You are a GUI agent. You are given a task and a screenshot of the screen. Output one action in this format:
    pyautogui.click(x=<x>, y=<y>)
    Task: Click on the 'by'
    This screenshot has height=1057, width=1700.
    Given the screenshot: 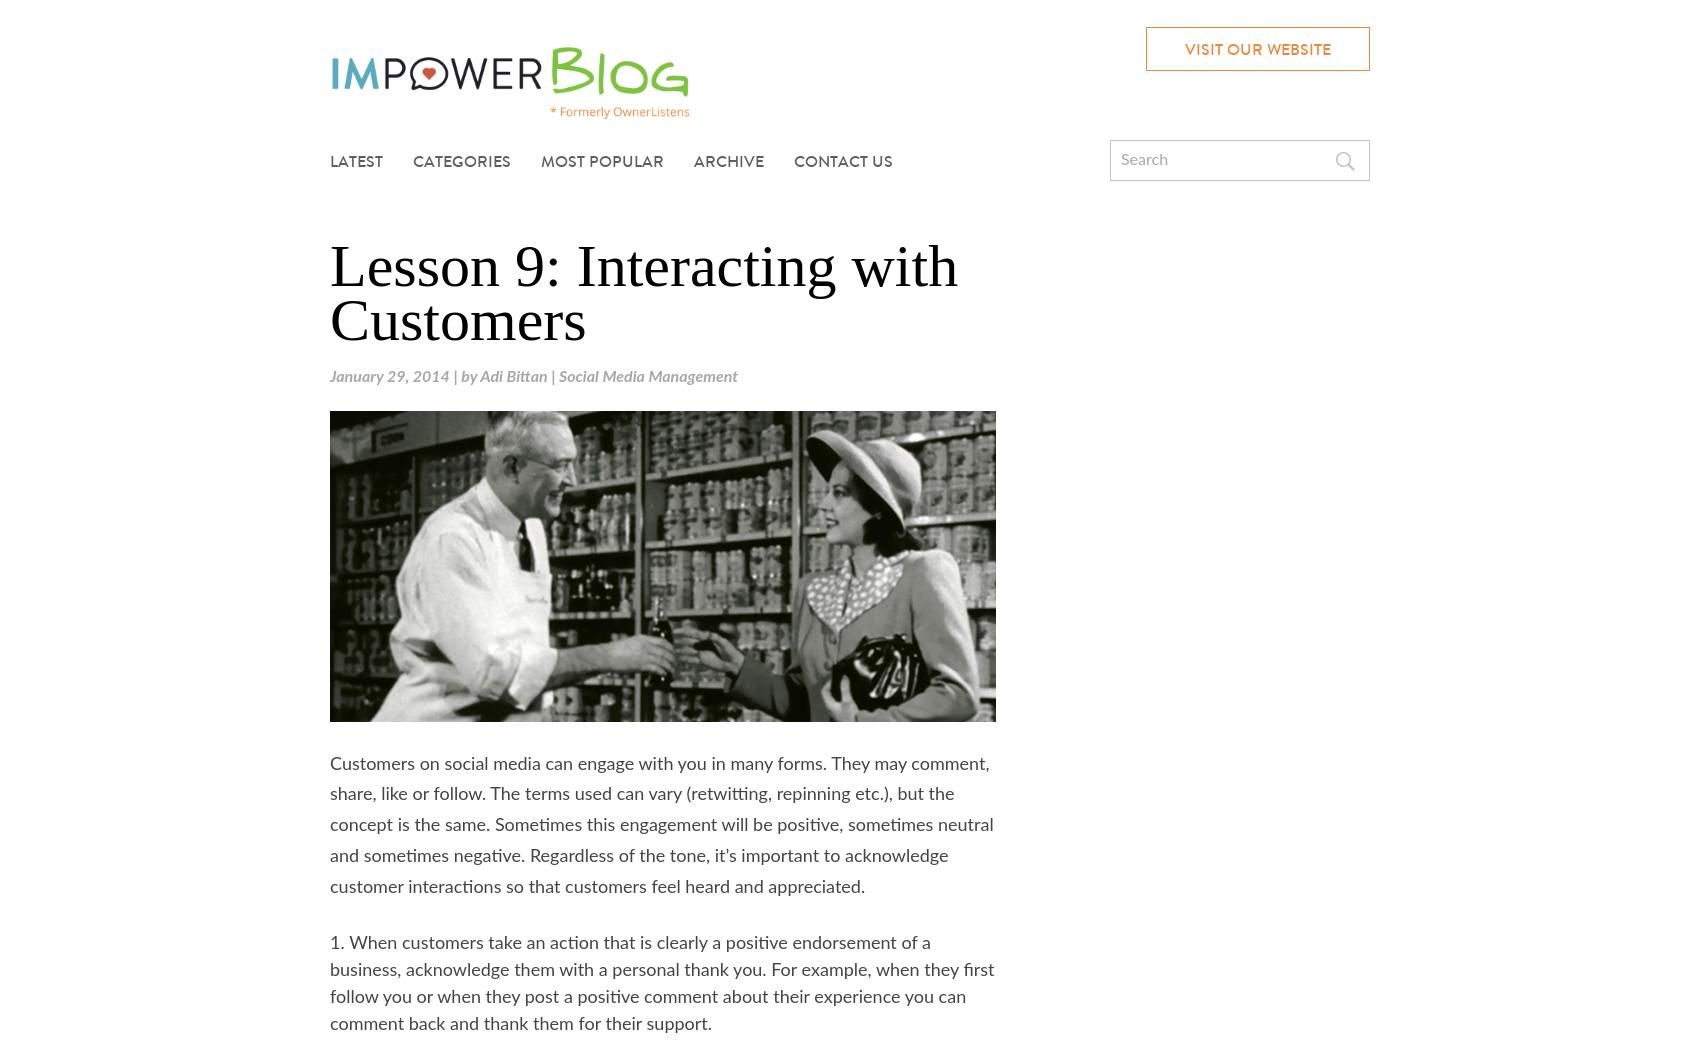 What is the action you would take?
    pyautogui.click(x=470, y=377)
    